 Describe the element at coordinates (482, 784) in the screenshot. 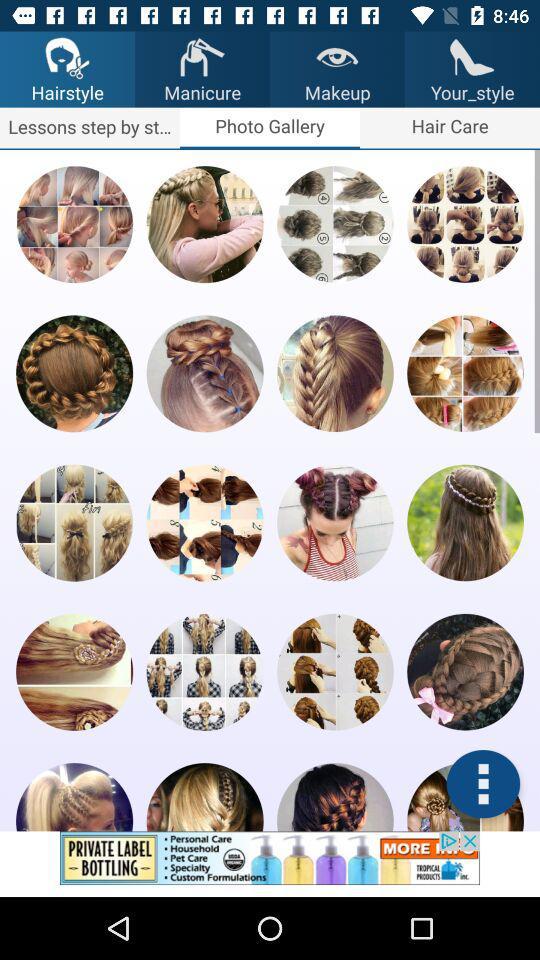

I see `more settings` at that location.